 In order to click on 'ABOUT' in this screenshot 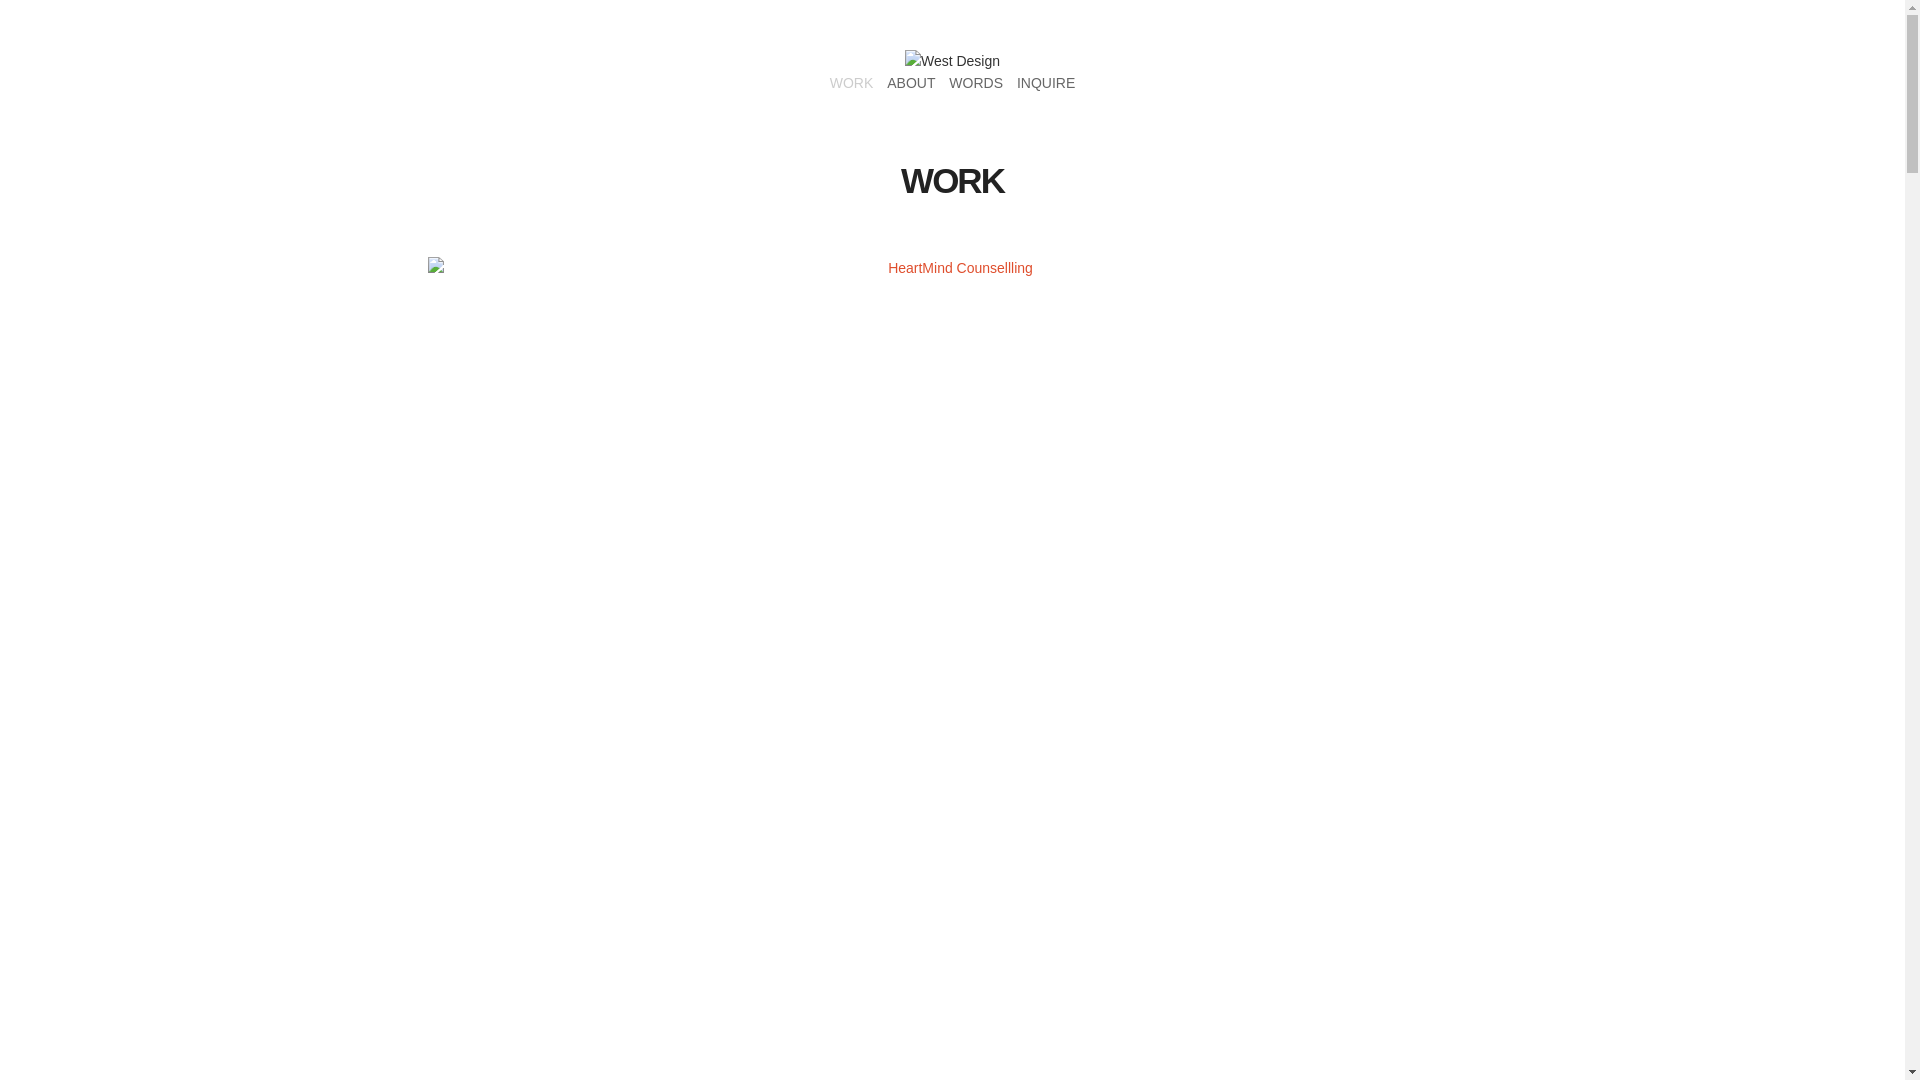, I will do `click(910, 82)`.